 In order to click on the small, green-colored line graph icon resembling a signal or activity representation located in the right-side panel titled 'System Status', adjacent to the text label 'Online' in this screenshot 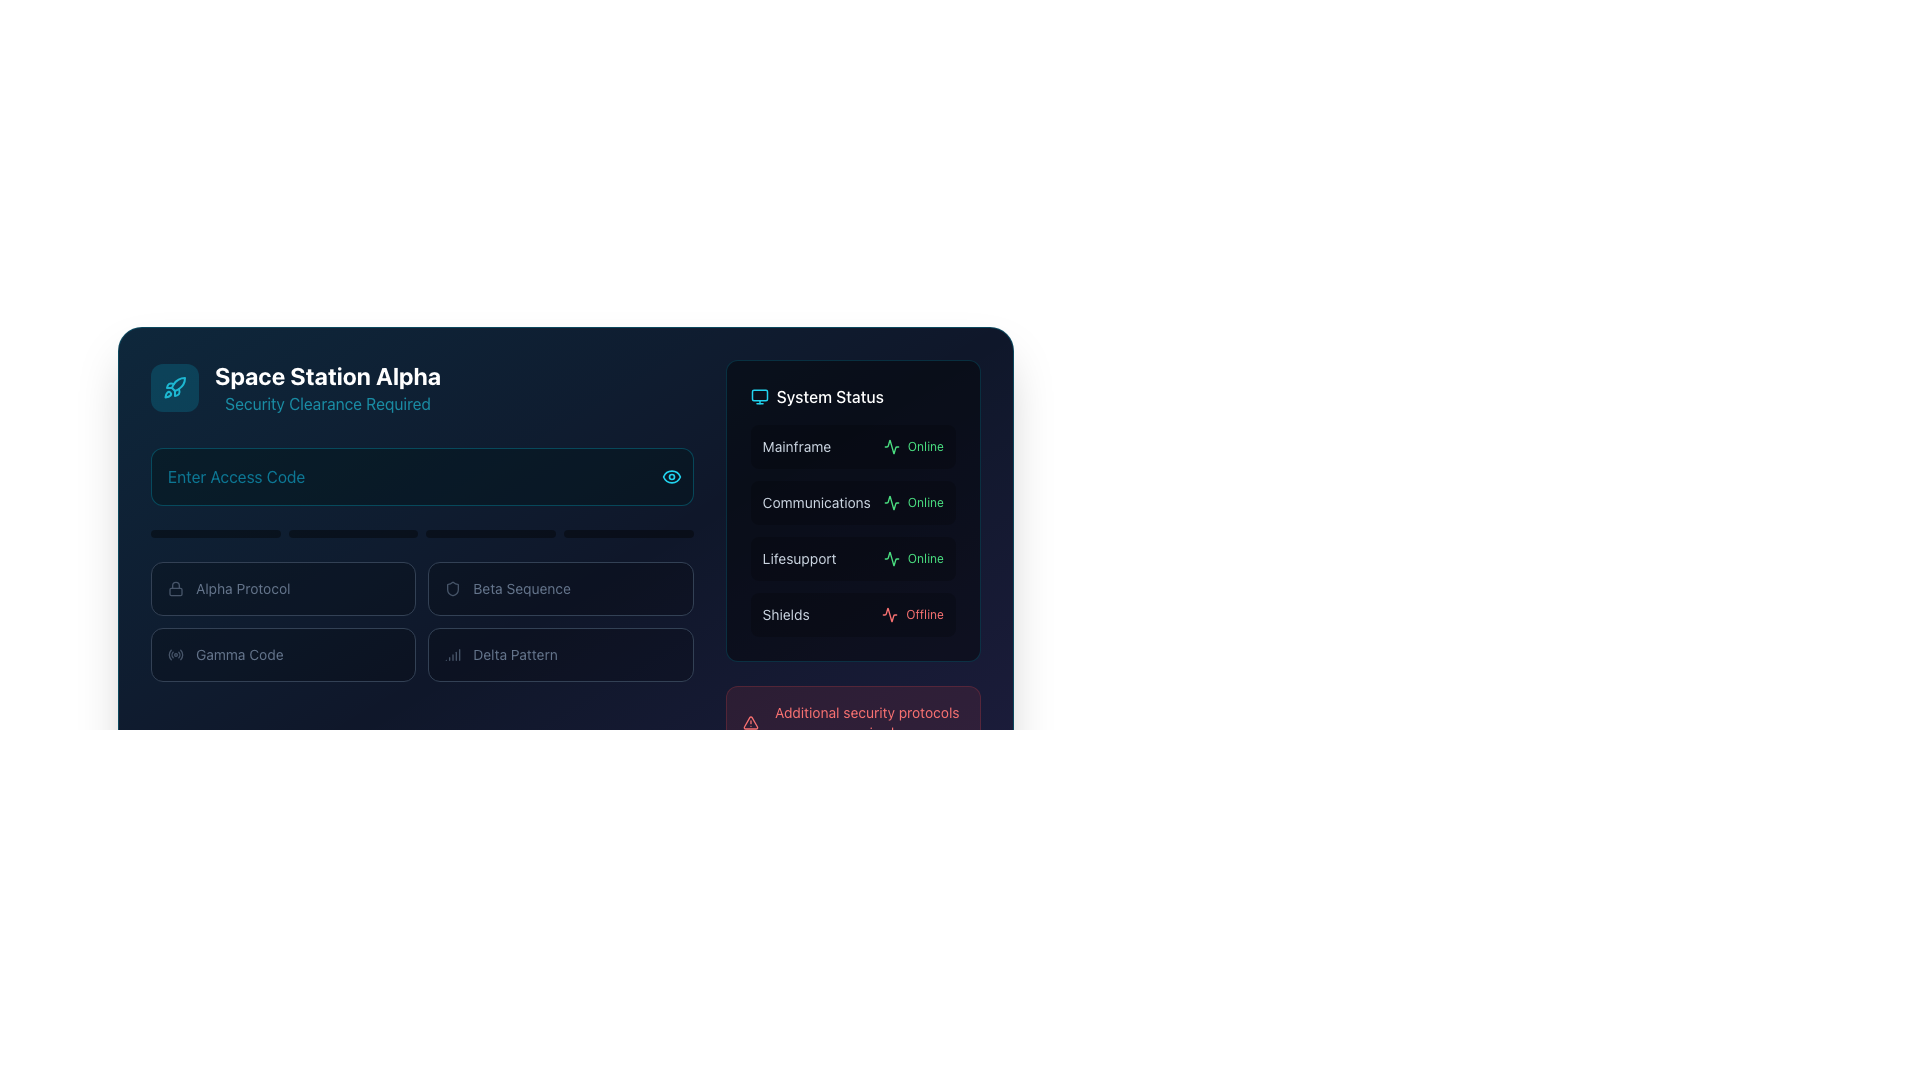, I will do `click(890, 501)`.